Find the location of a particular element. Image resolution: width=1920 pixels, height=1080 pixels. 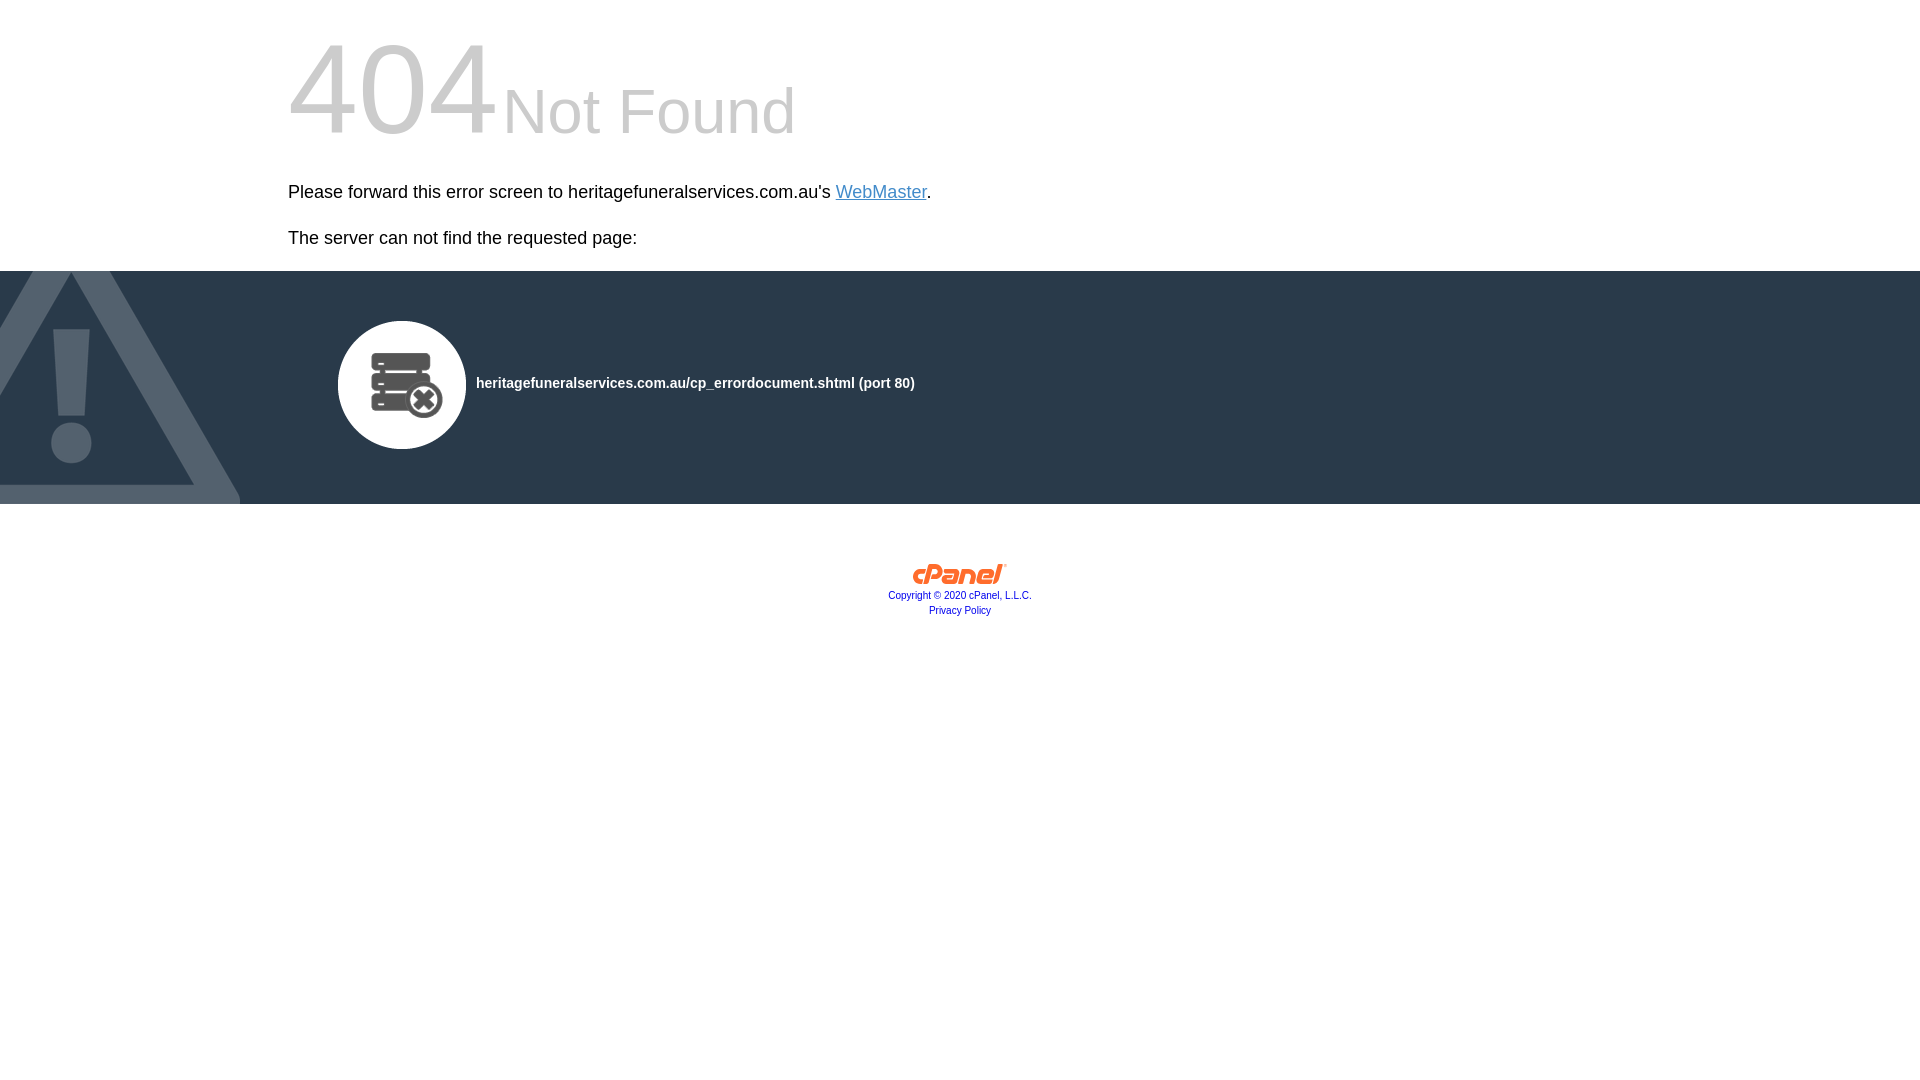

'cPanel, Inc.' is located at coordinates (960, 578).